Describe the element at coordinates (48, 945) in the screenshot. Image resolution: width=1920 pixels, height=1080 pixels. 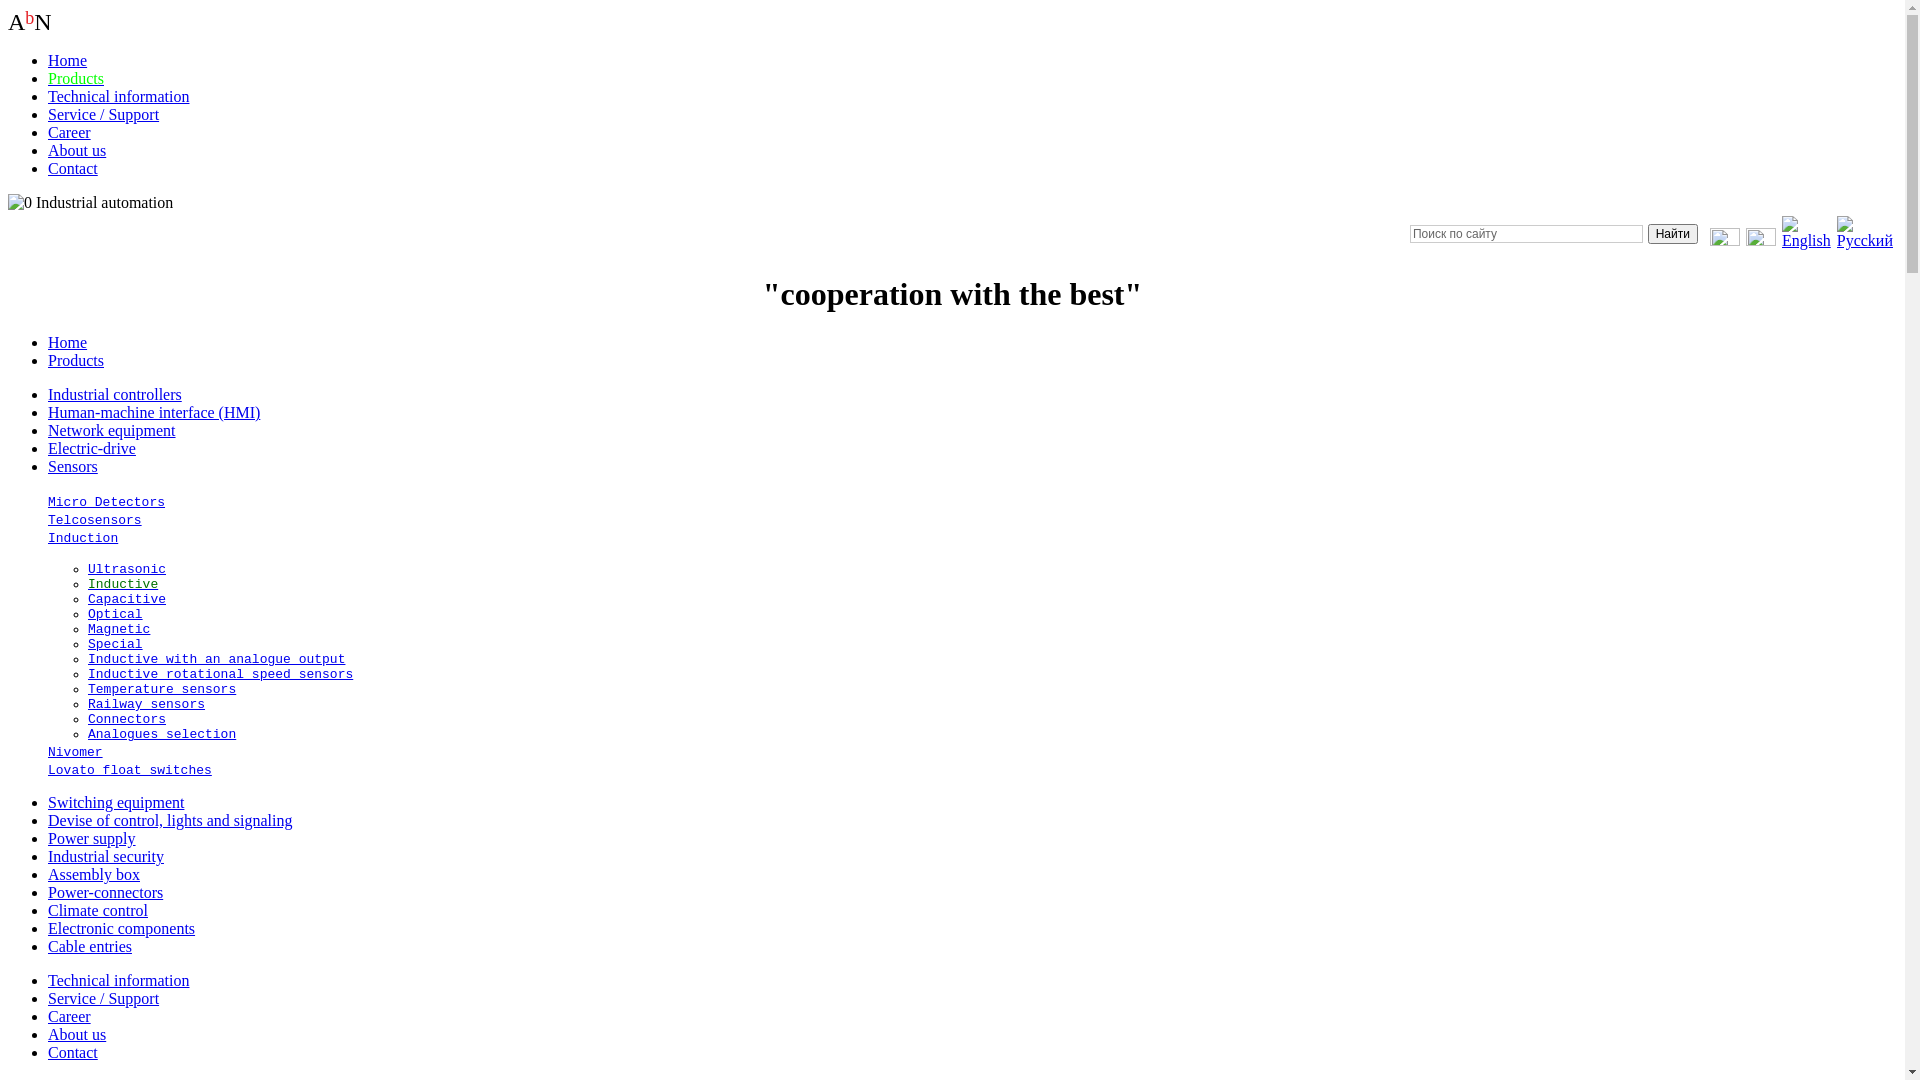
I see `'Cable entries'` at that location.